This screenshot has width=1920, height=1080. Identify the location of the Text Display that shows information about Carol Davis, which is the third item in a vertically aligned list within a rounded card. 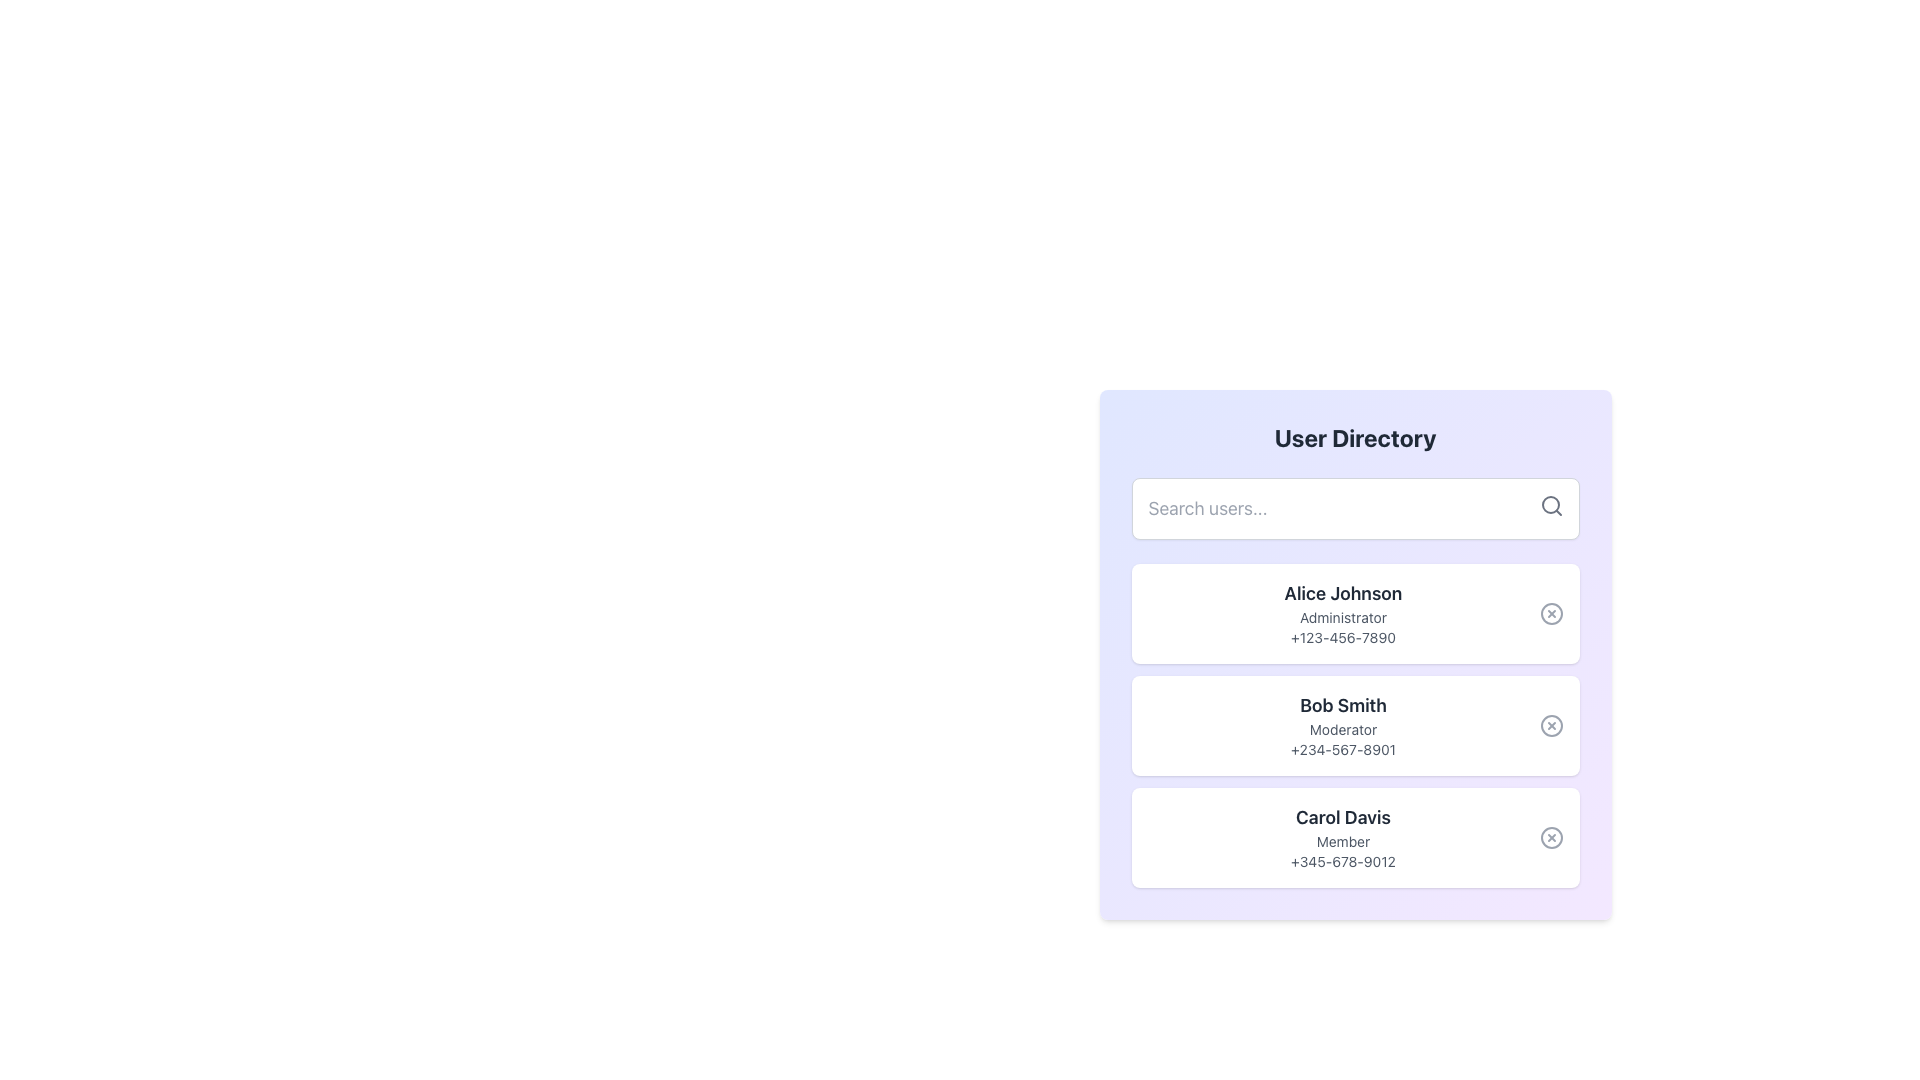
(1343, 837).